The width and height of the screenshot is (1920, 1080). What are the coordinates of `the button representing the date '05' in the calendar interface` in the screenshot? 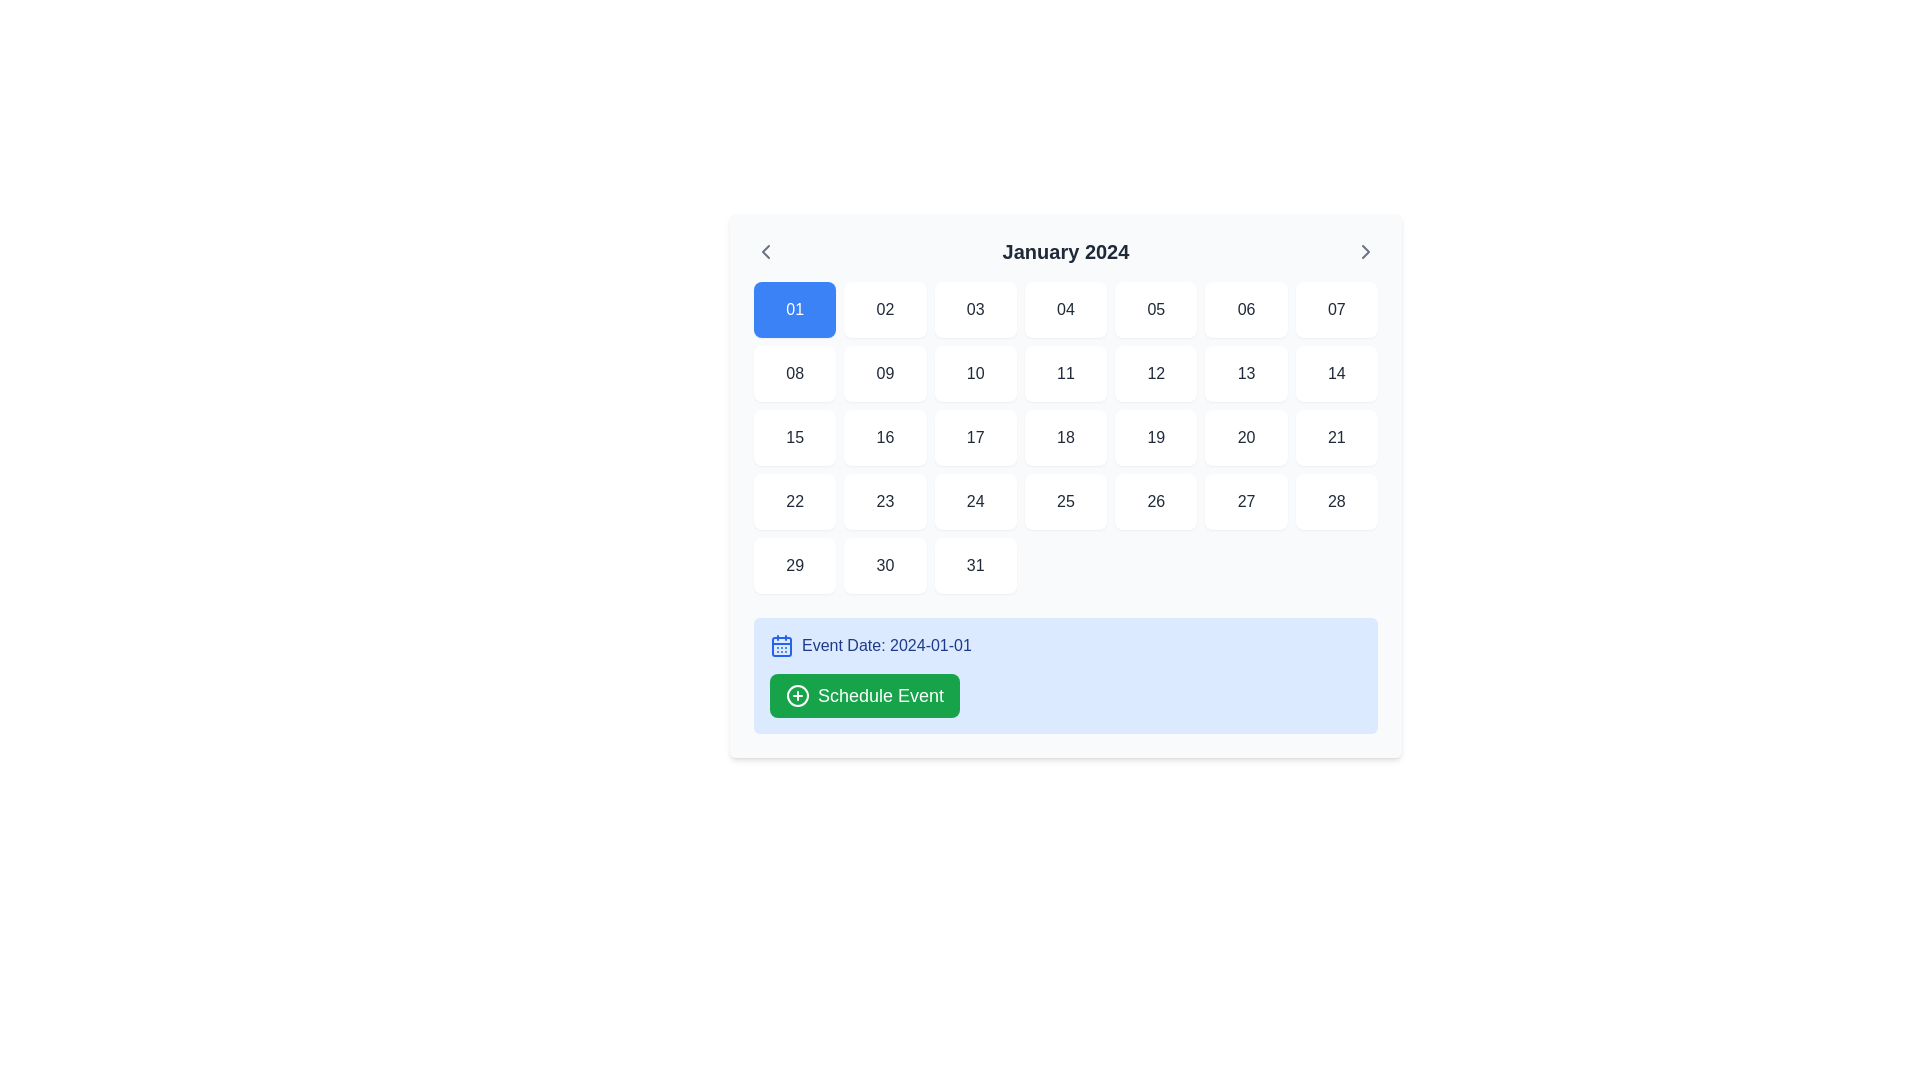 It's located at (1156, 309).